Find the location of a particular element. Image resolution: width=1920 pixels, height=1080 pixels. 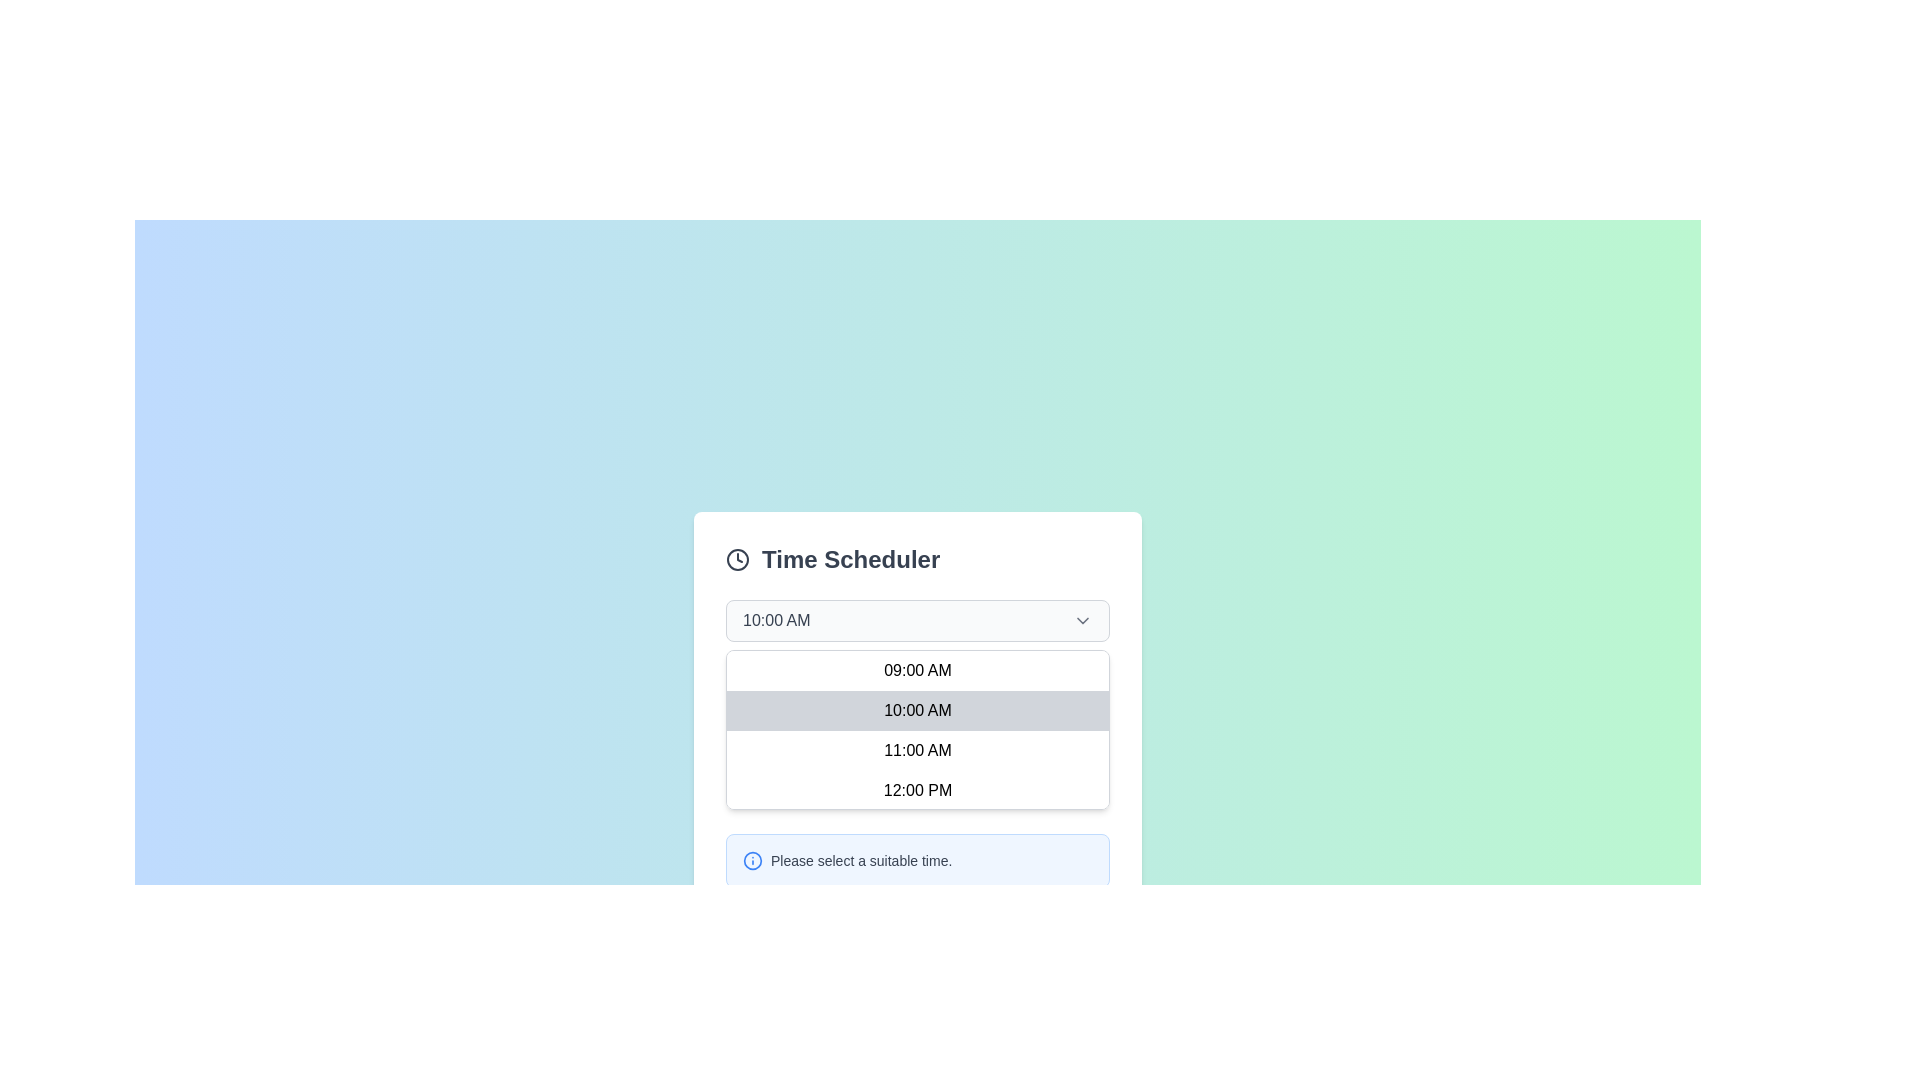

the list item displaying '11:00 AM' is located at coordinates (916, 751).